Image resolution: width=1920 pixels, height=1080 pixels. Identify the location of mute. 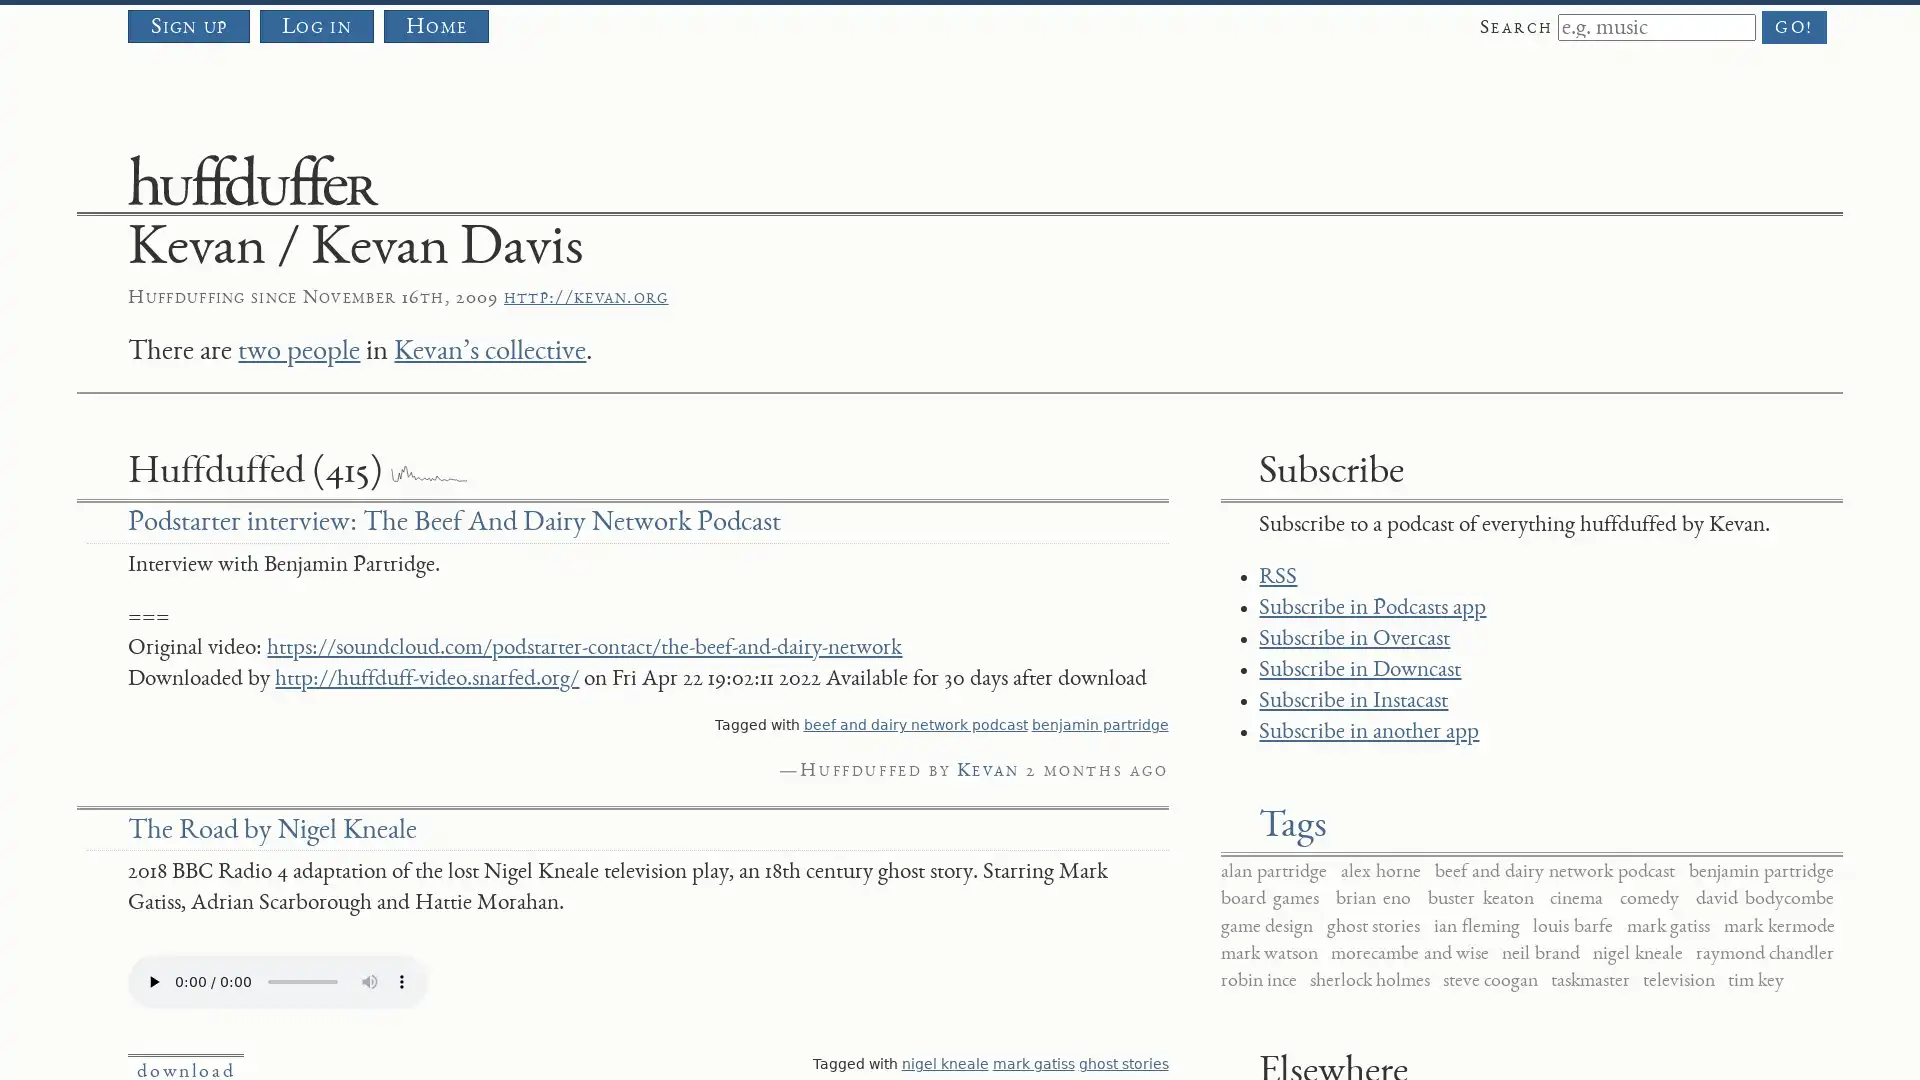
(369, 979).